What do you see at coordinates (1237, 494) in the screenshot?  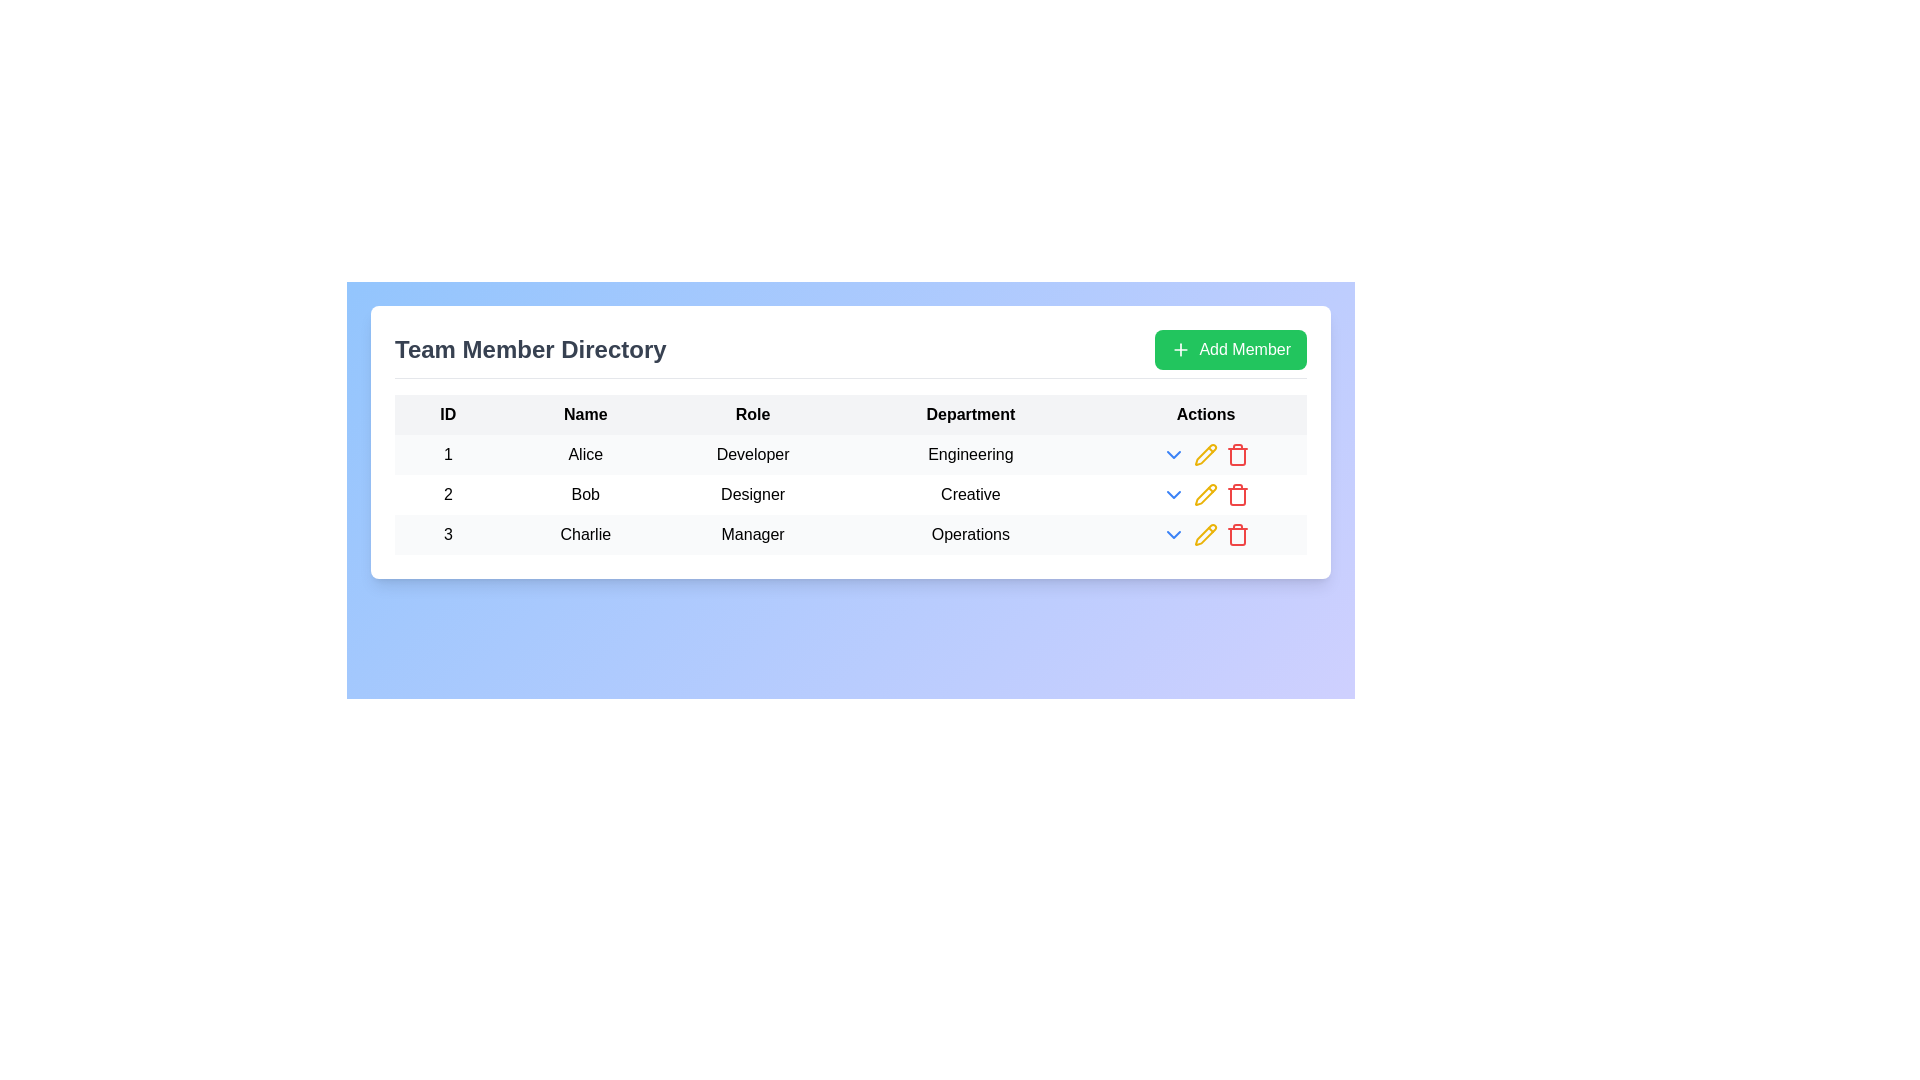 I see `the delete button located in the Actions column of the second row in the Team Member Directory table` at bounding box center [1237, 494].